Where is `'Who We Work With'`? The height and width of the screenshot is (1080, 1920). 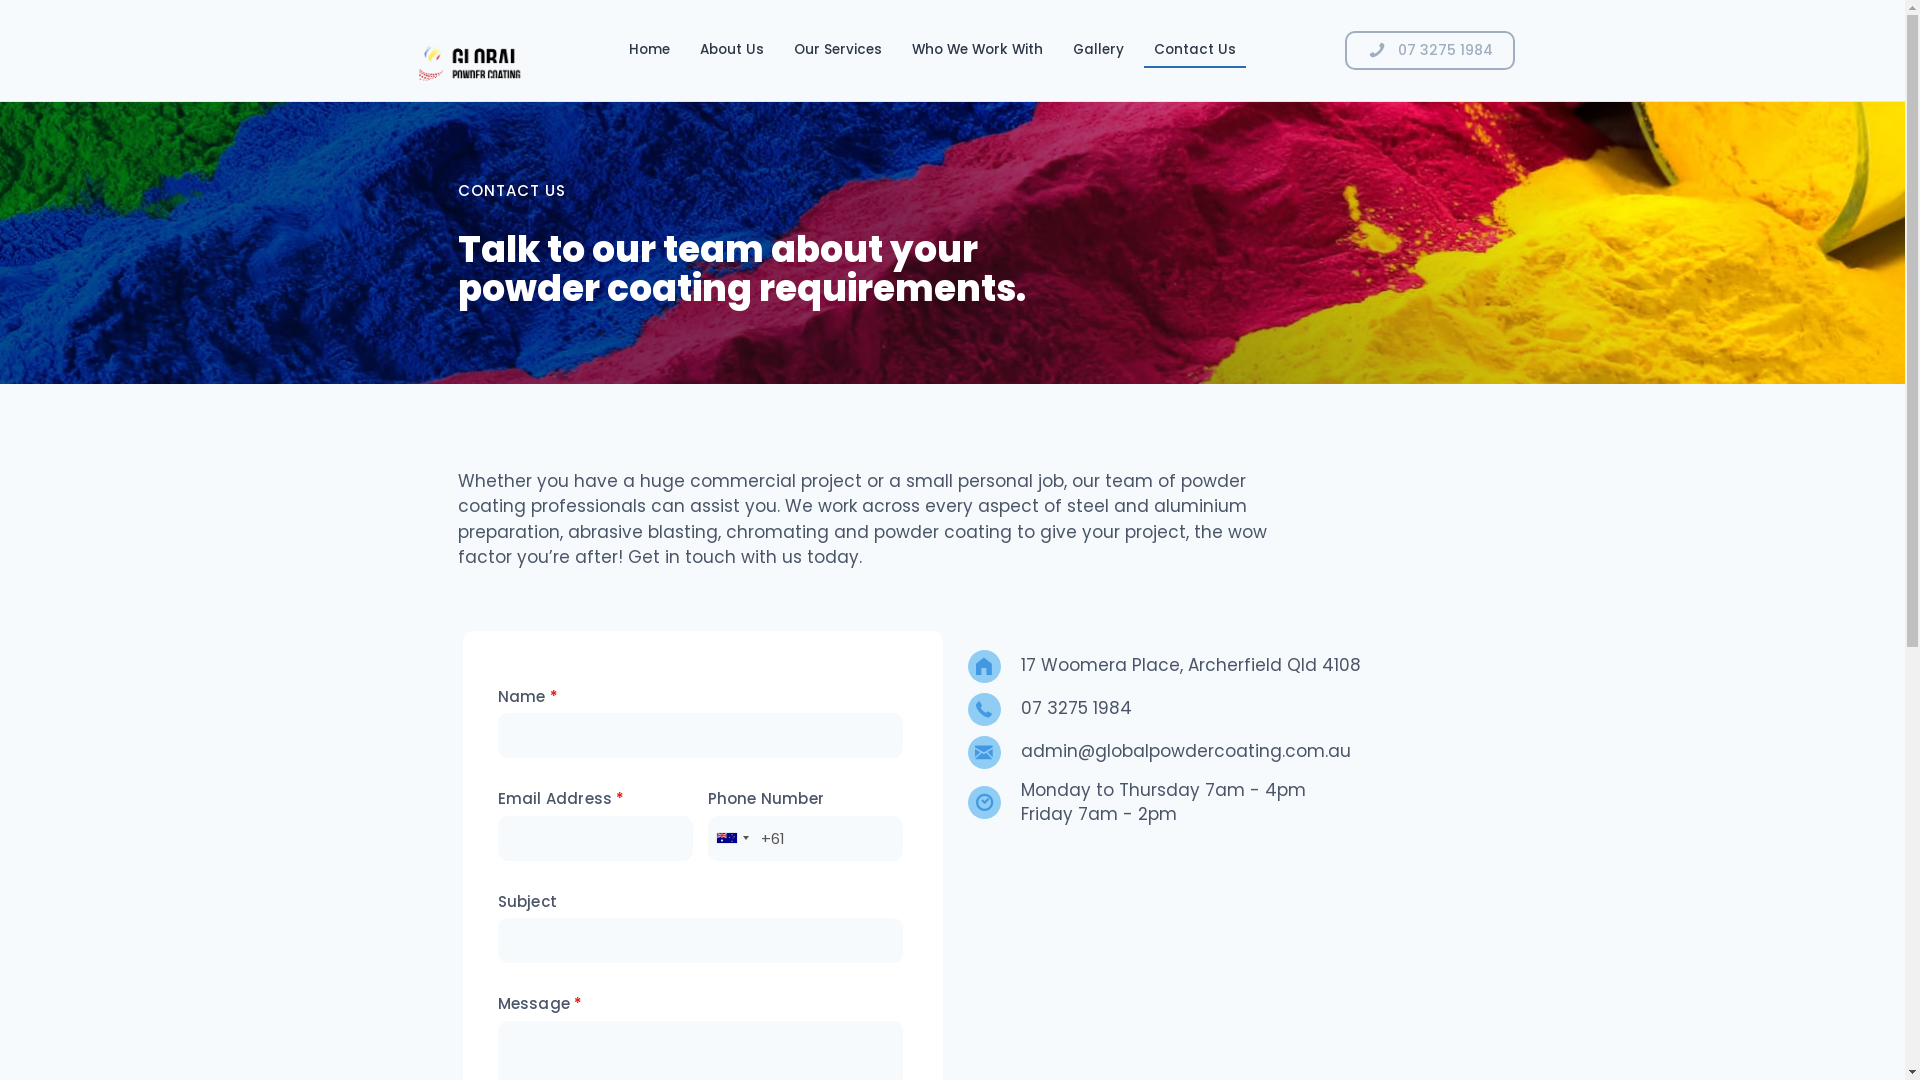 'Who We Work With' is located at coordinates (977, 49).